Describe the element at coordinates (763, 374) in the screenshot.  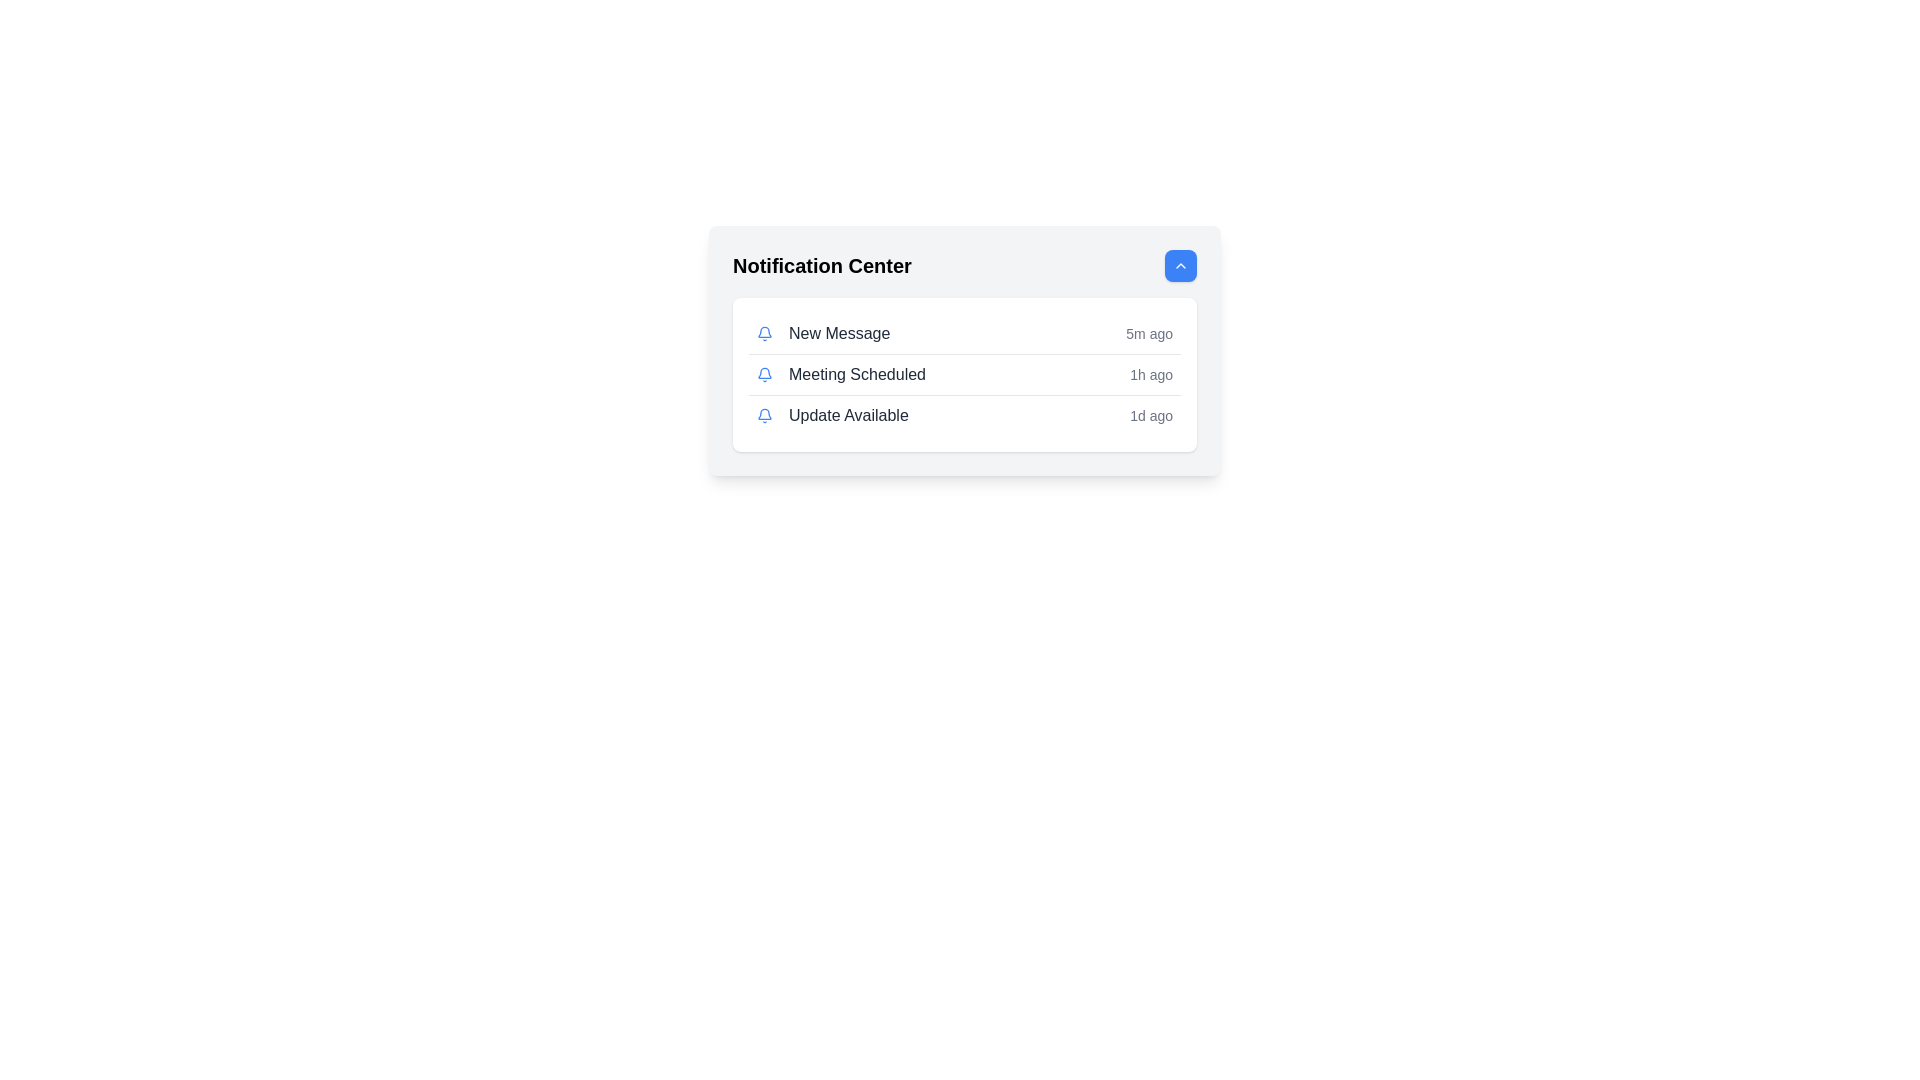
I see `the bell icon indicating an alert or event reminder, located in the second row of the notification list, immediately left of the text 'Meeting Scheduled'` at that location.